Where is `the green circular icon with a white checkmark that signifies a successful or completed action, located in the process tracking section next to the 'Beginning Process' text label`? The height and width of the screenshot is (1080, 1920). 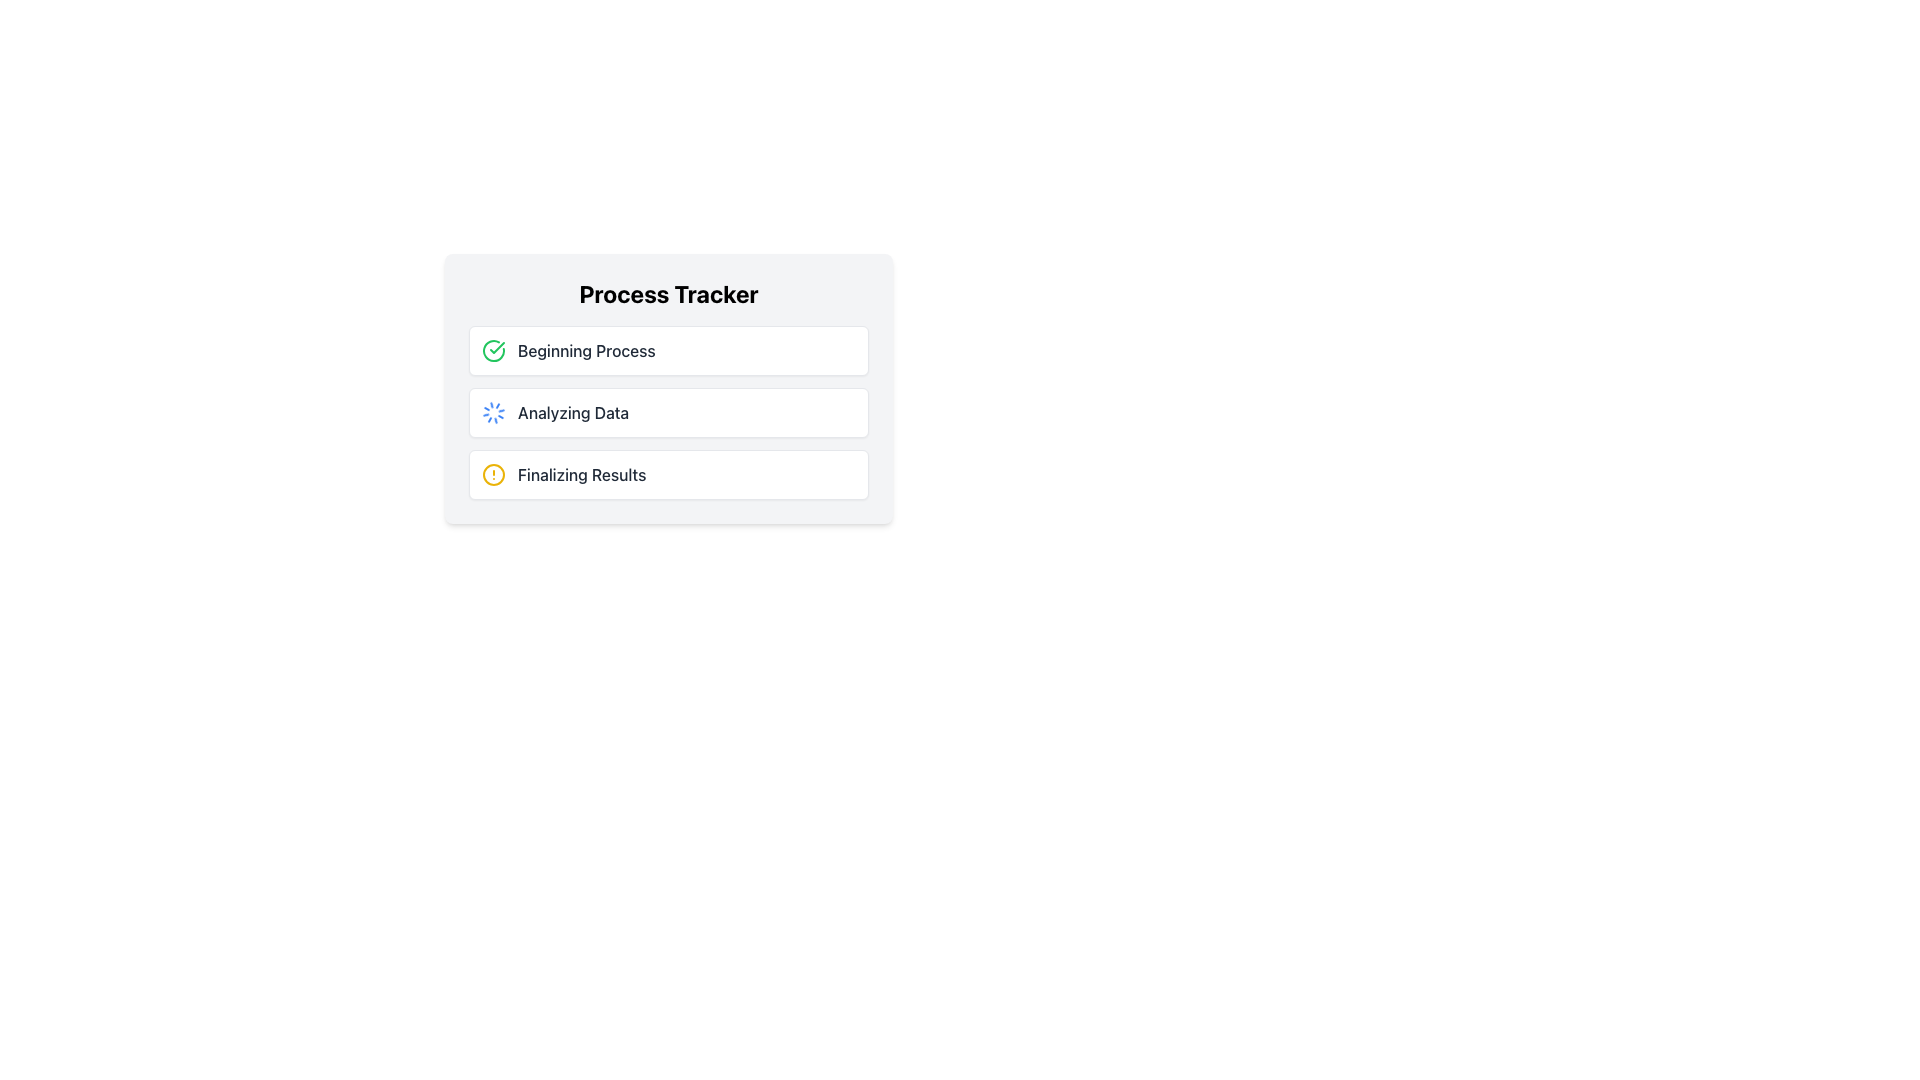
the green circular icon with a white checkmark that signifies a successful or completed action, located in the process tracking section next to the 'Beginning Process' text label is located at coordinates (494, 350).